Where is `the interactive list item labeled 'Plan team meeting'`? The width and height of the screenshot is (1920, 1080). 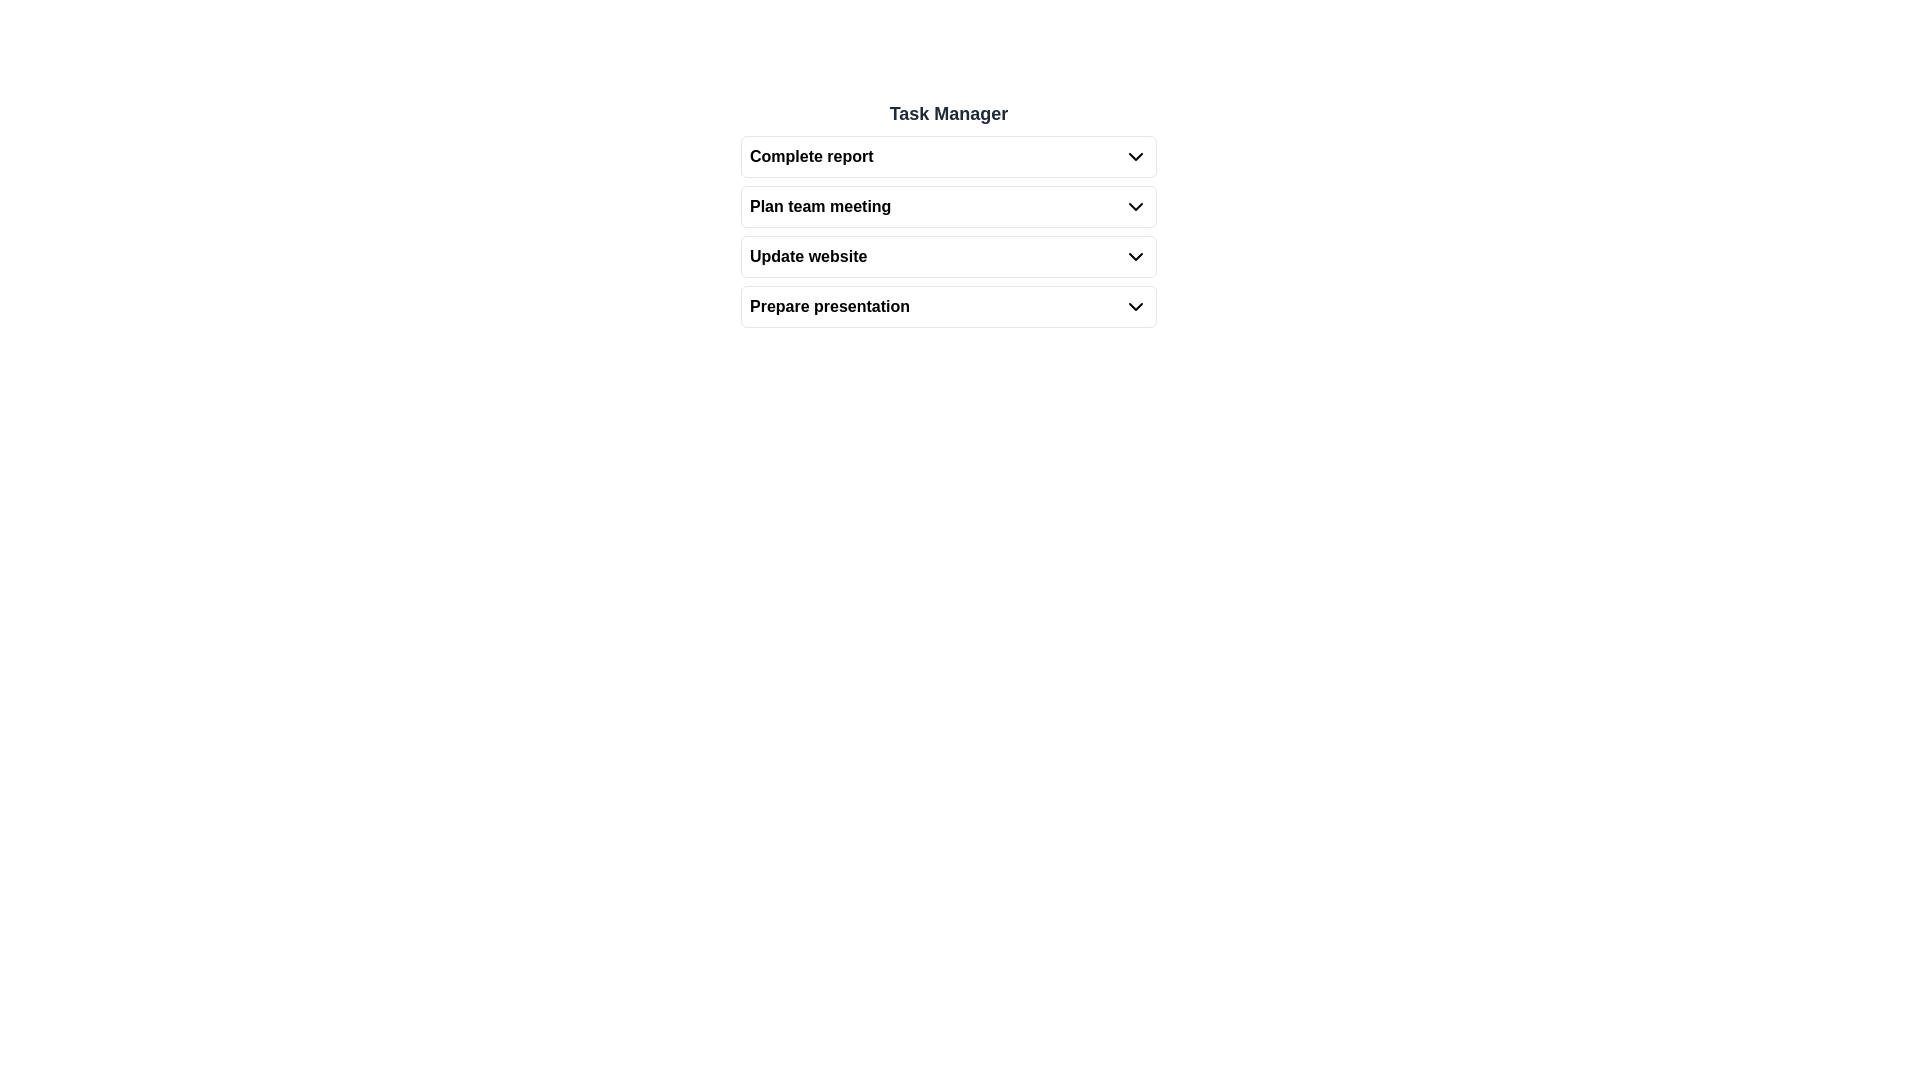 the interactive list item labeled 'Plan team meeting' is located at coordinates (948, 213).